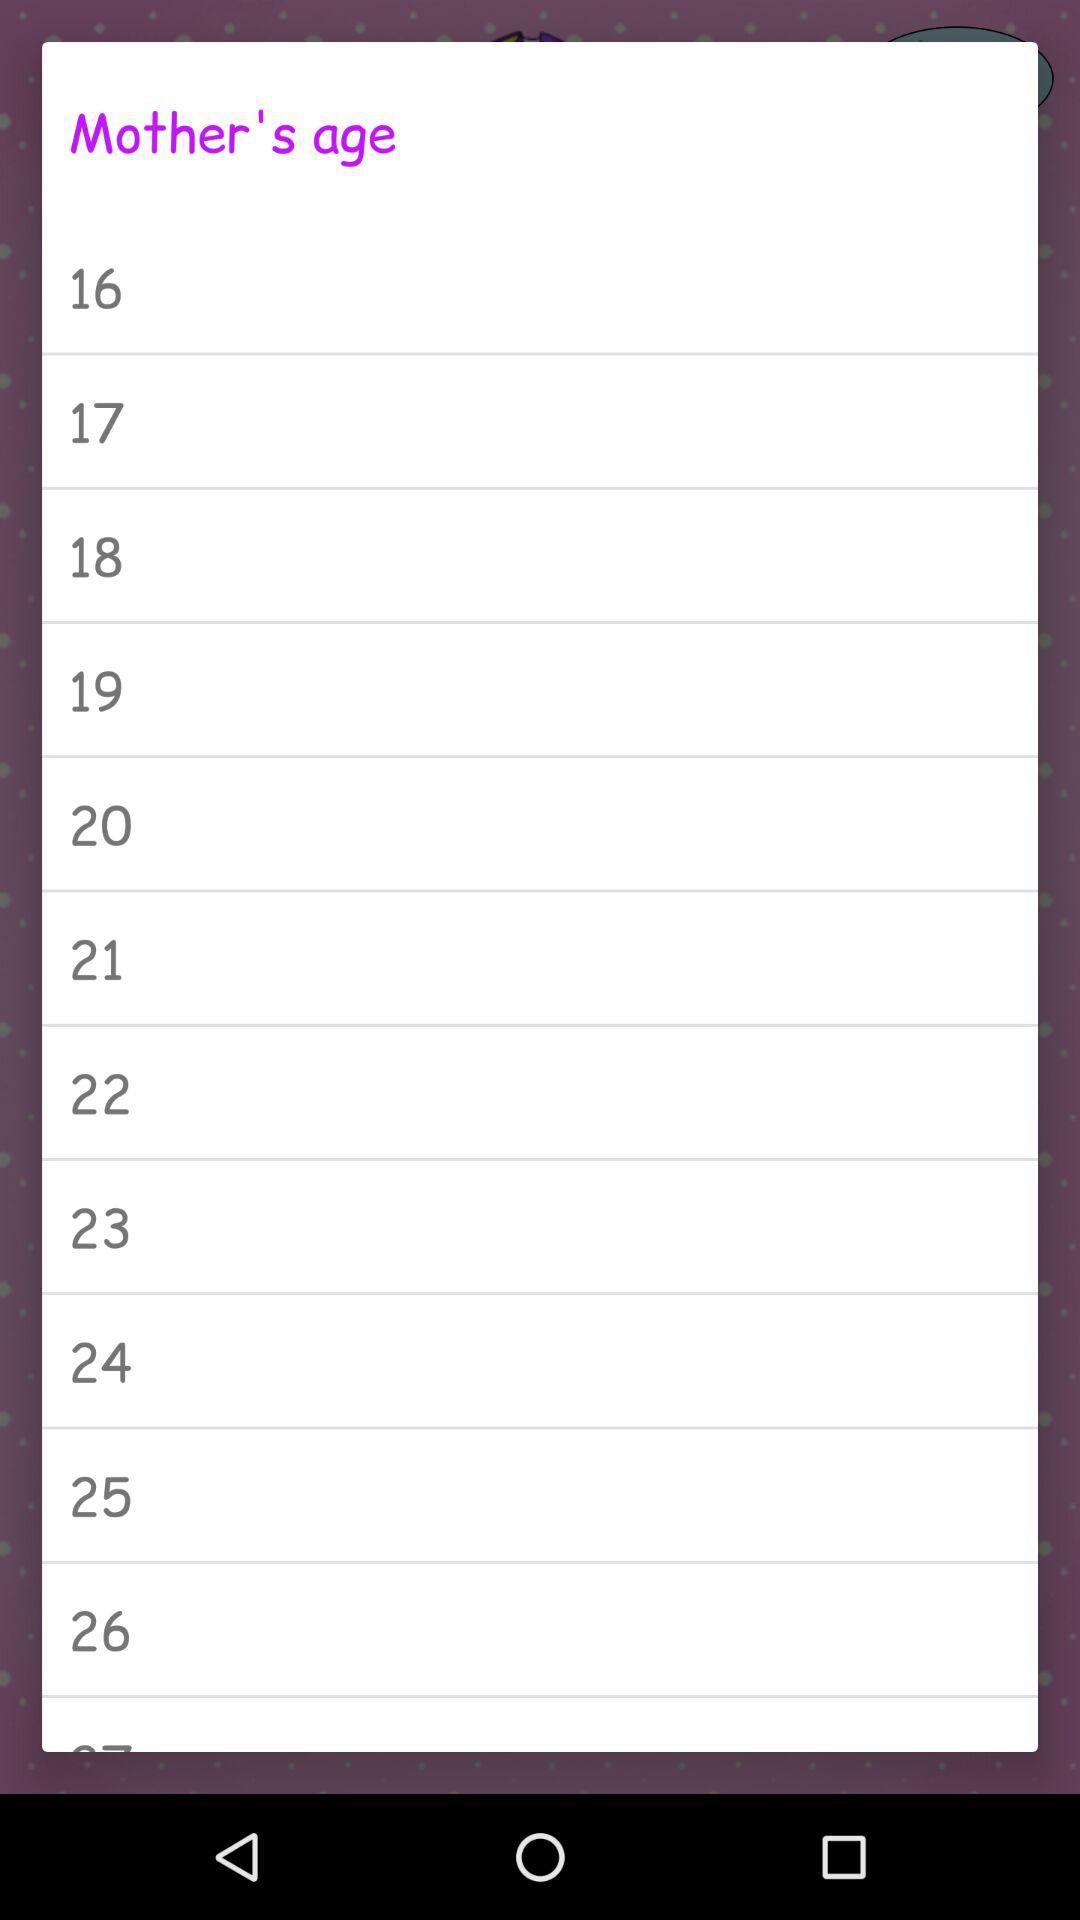 Image resolution: width=1080 pixels, height=1920 pixels. What do you see at coordinates (540, 285) in the screenshot?
I see `16 item` at bounding box center [540, 285].